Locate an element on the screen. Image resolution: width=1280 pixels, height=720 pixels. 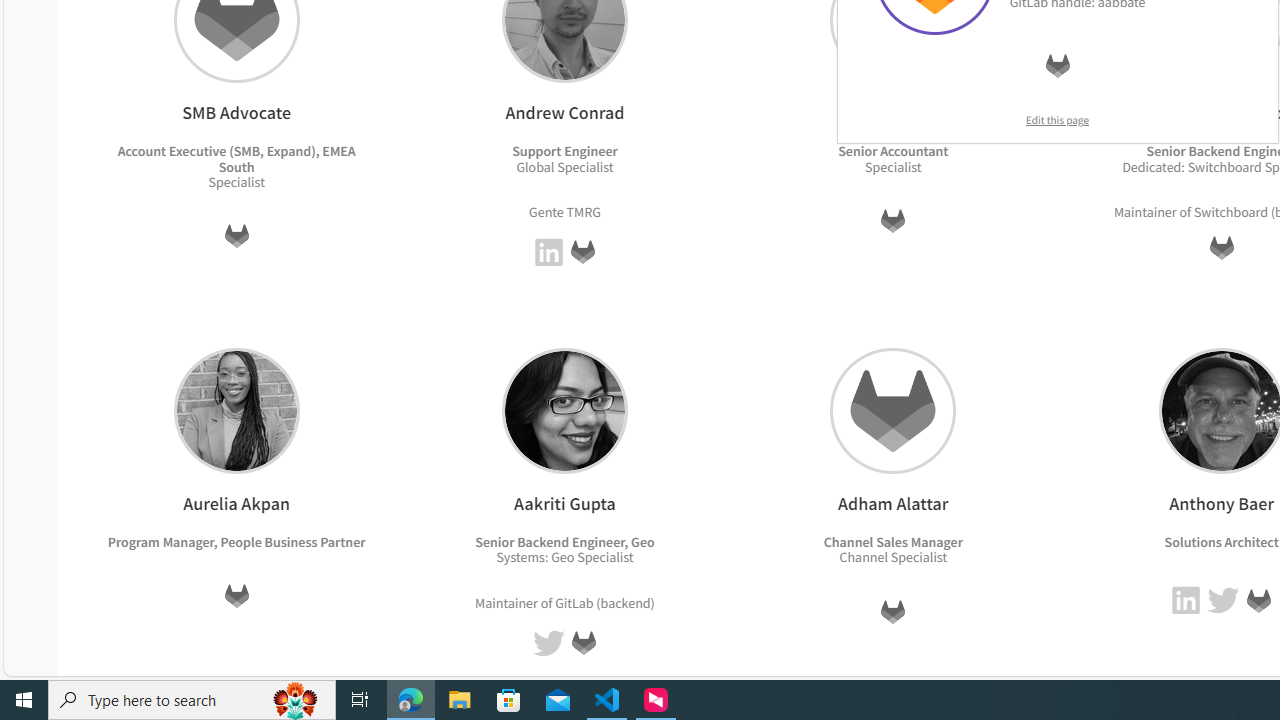
'Senior Backend Engineer, Geo' is located at coordinates (564, 541).